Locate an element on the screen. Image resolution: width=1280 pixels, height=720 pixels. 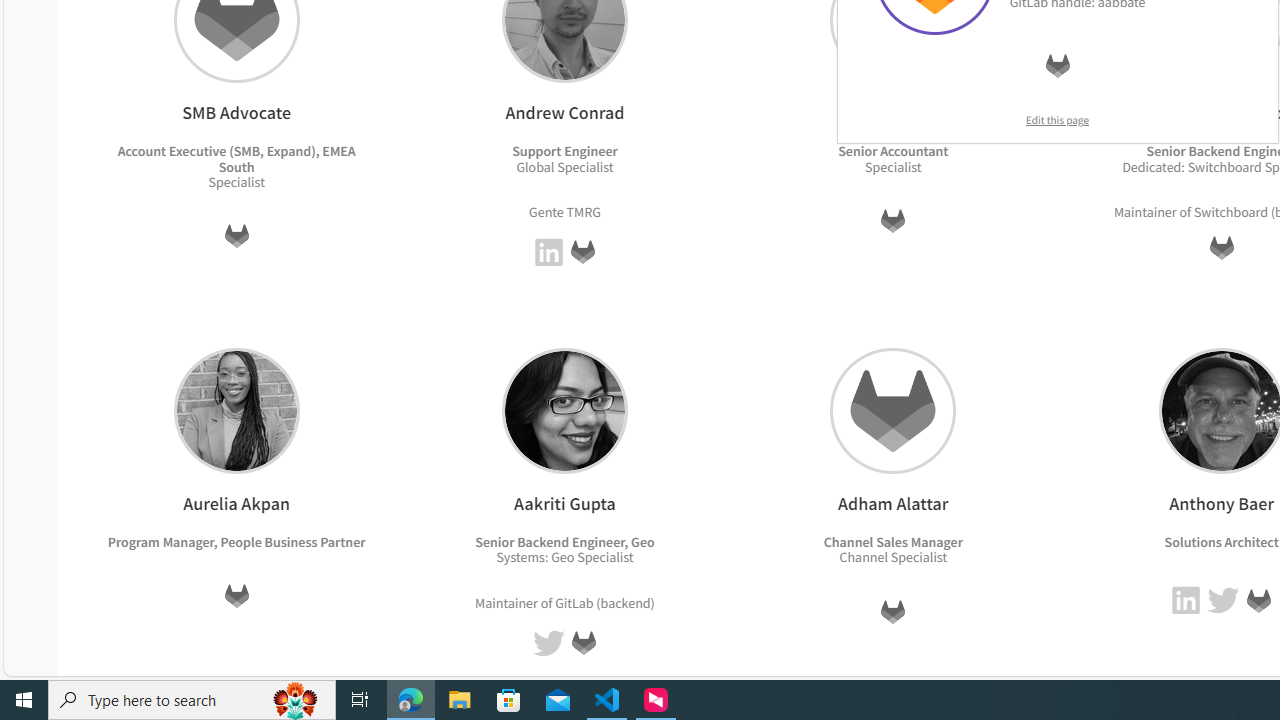
'Senior Backend Engineer, Geo' is located at coordinates (564, 541).